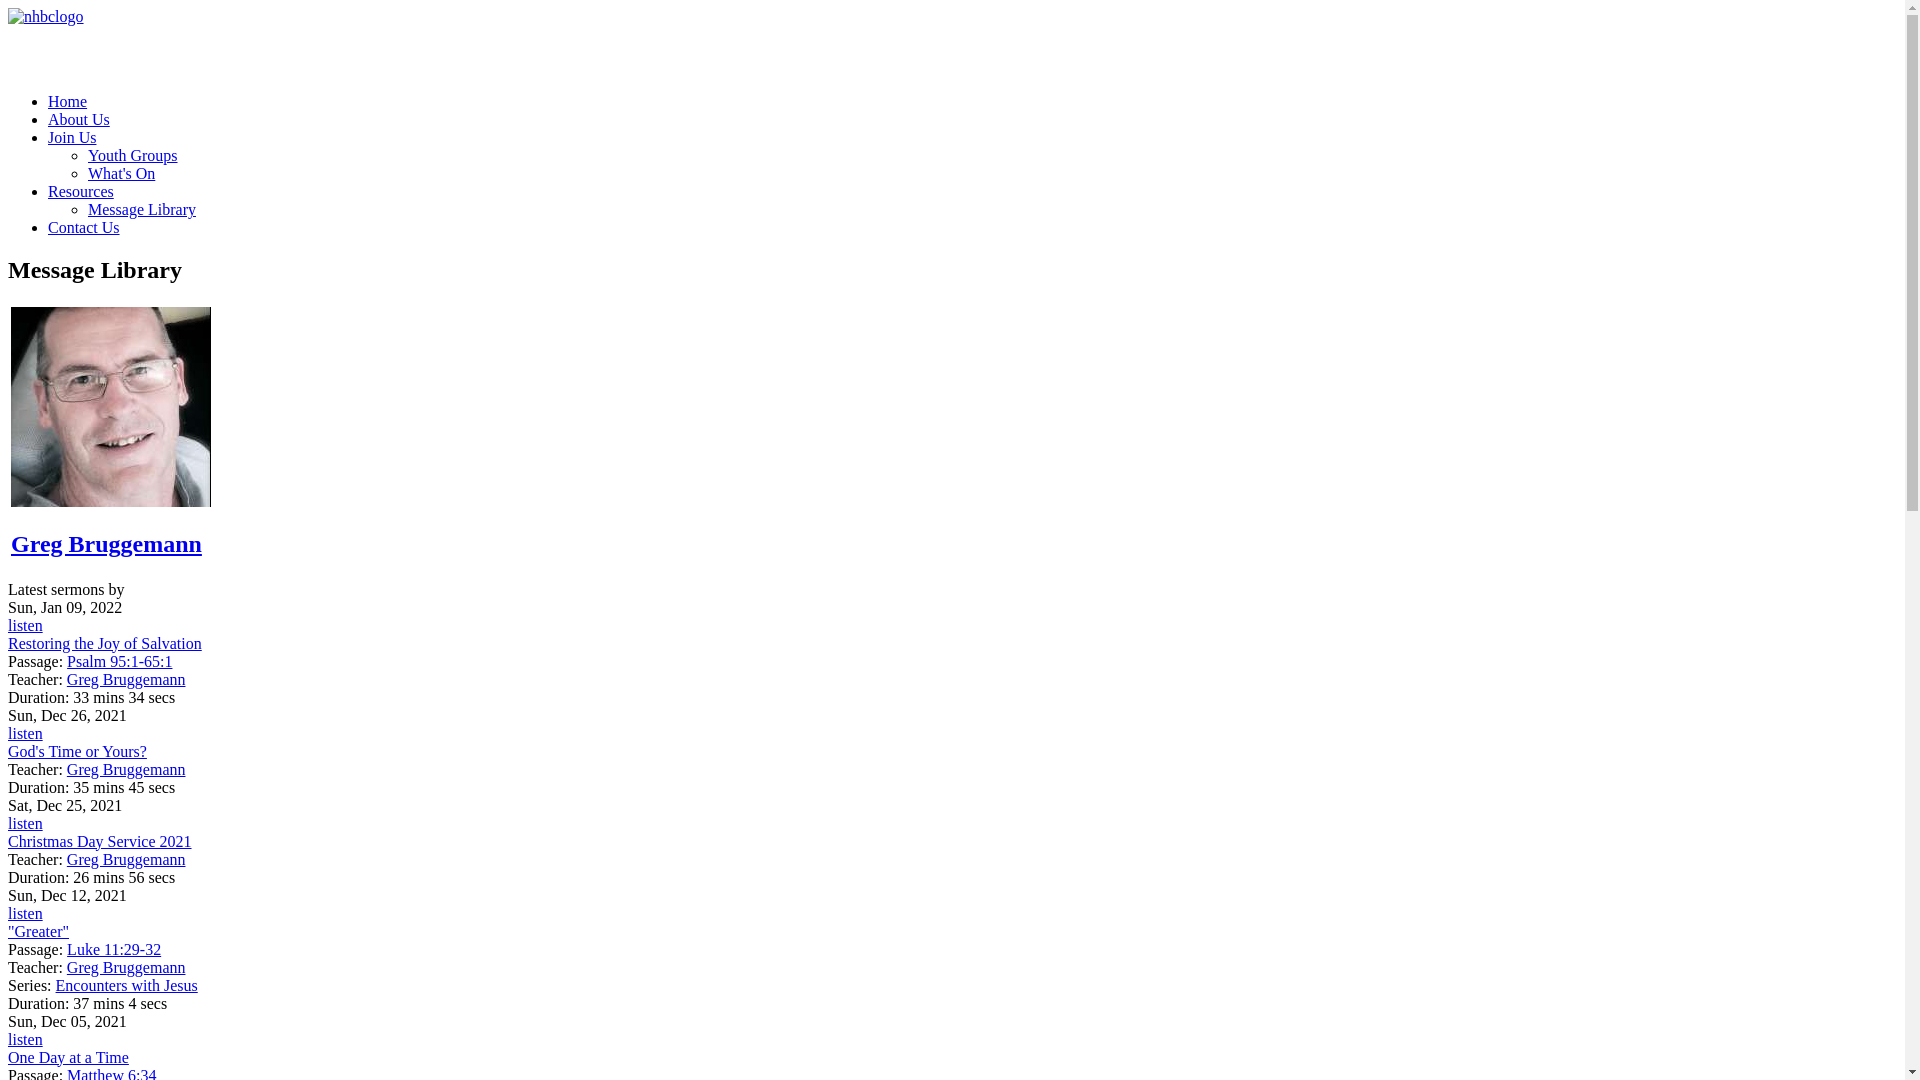 The width and height of the screenshot is (1920, 1080). I want to click on 'Restoring the Joy of Salvation', so click(104, 643).